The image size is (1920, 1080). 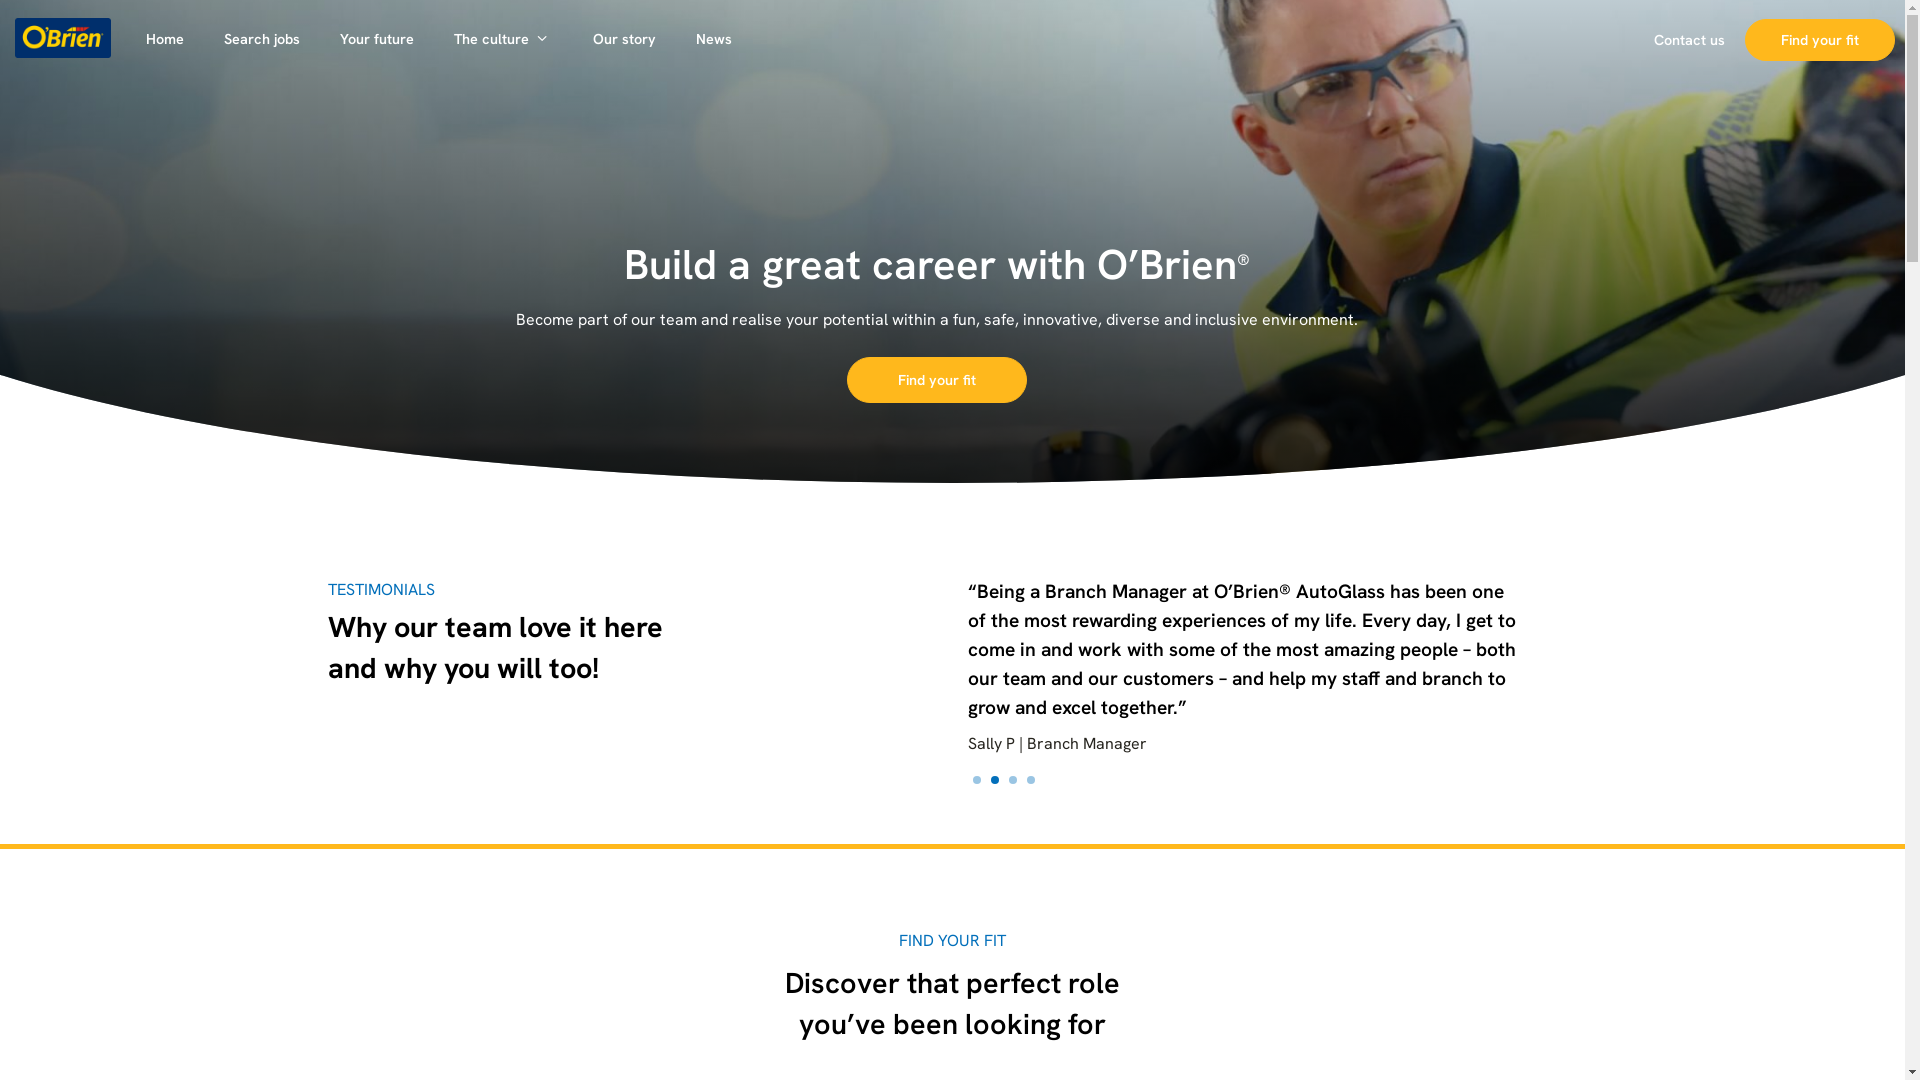 What do you see at coordinates (935, 380) in the screenshot?
I see `'Find your fit'` at bounding box center [935, 380].